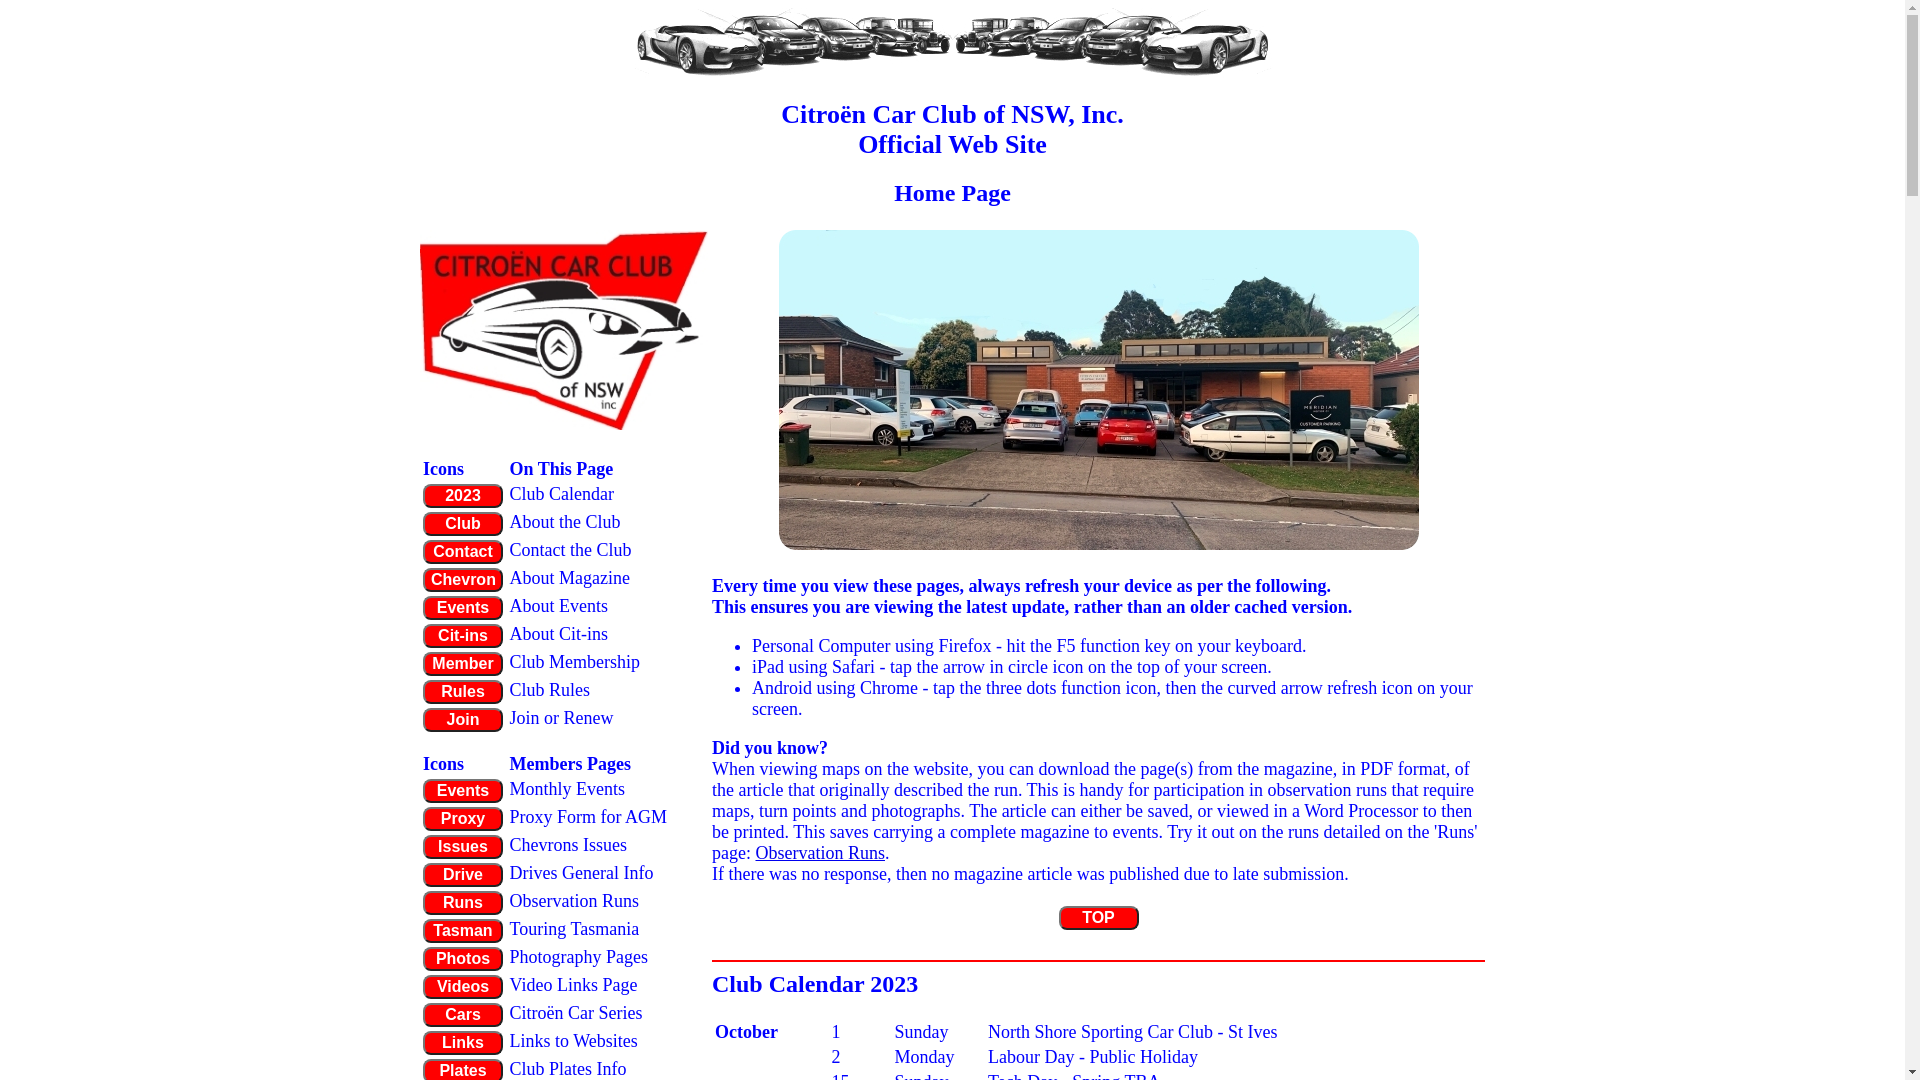  I want to click on 'Member', so click(421, 663).